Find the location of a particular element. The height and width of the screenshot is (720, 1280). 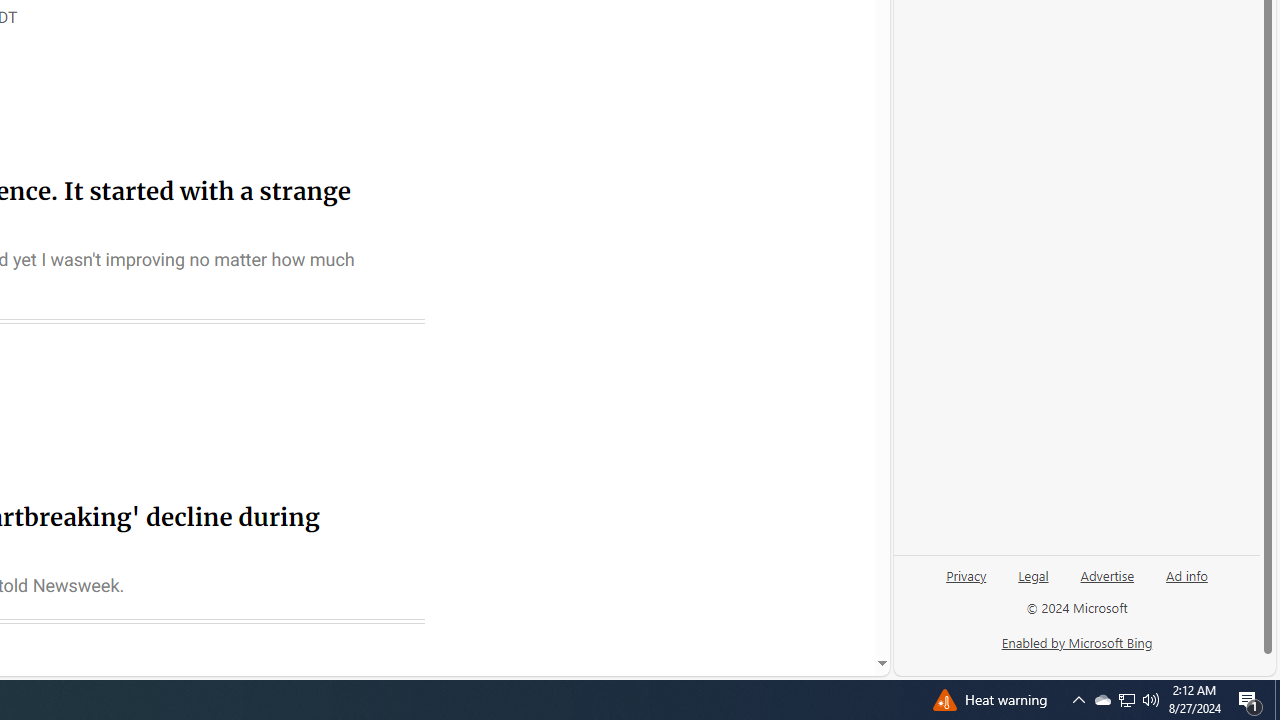

'Privacy' is located at coordinates (967, 583).